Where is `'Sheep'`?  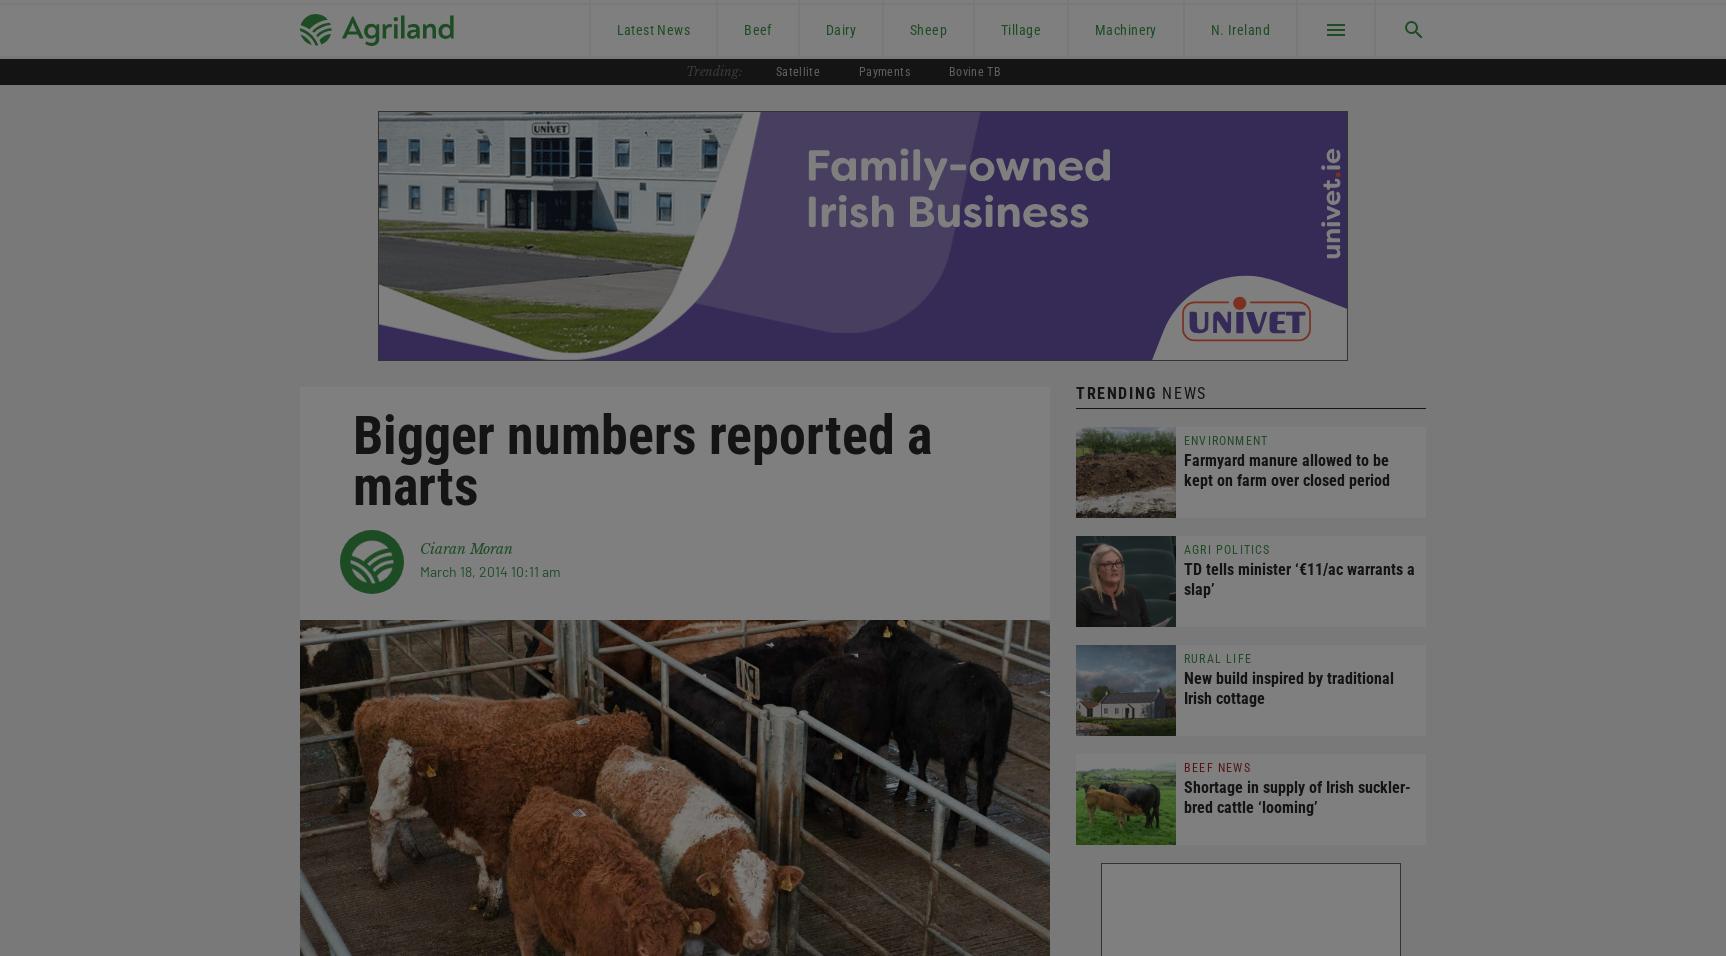 'Sheep' is located at coordinates (928, 27).